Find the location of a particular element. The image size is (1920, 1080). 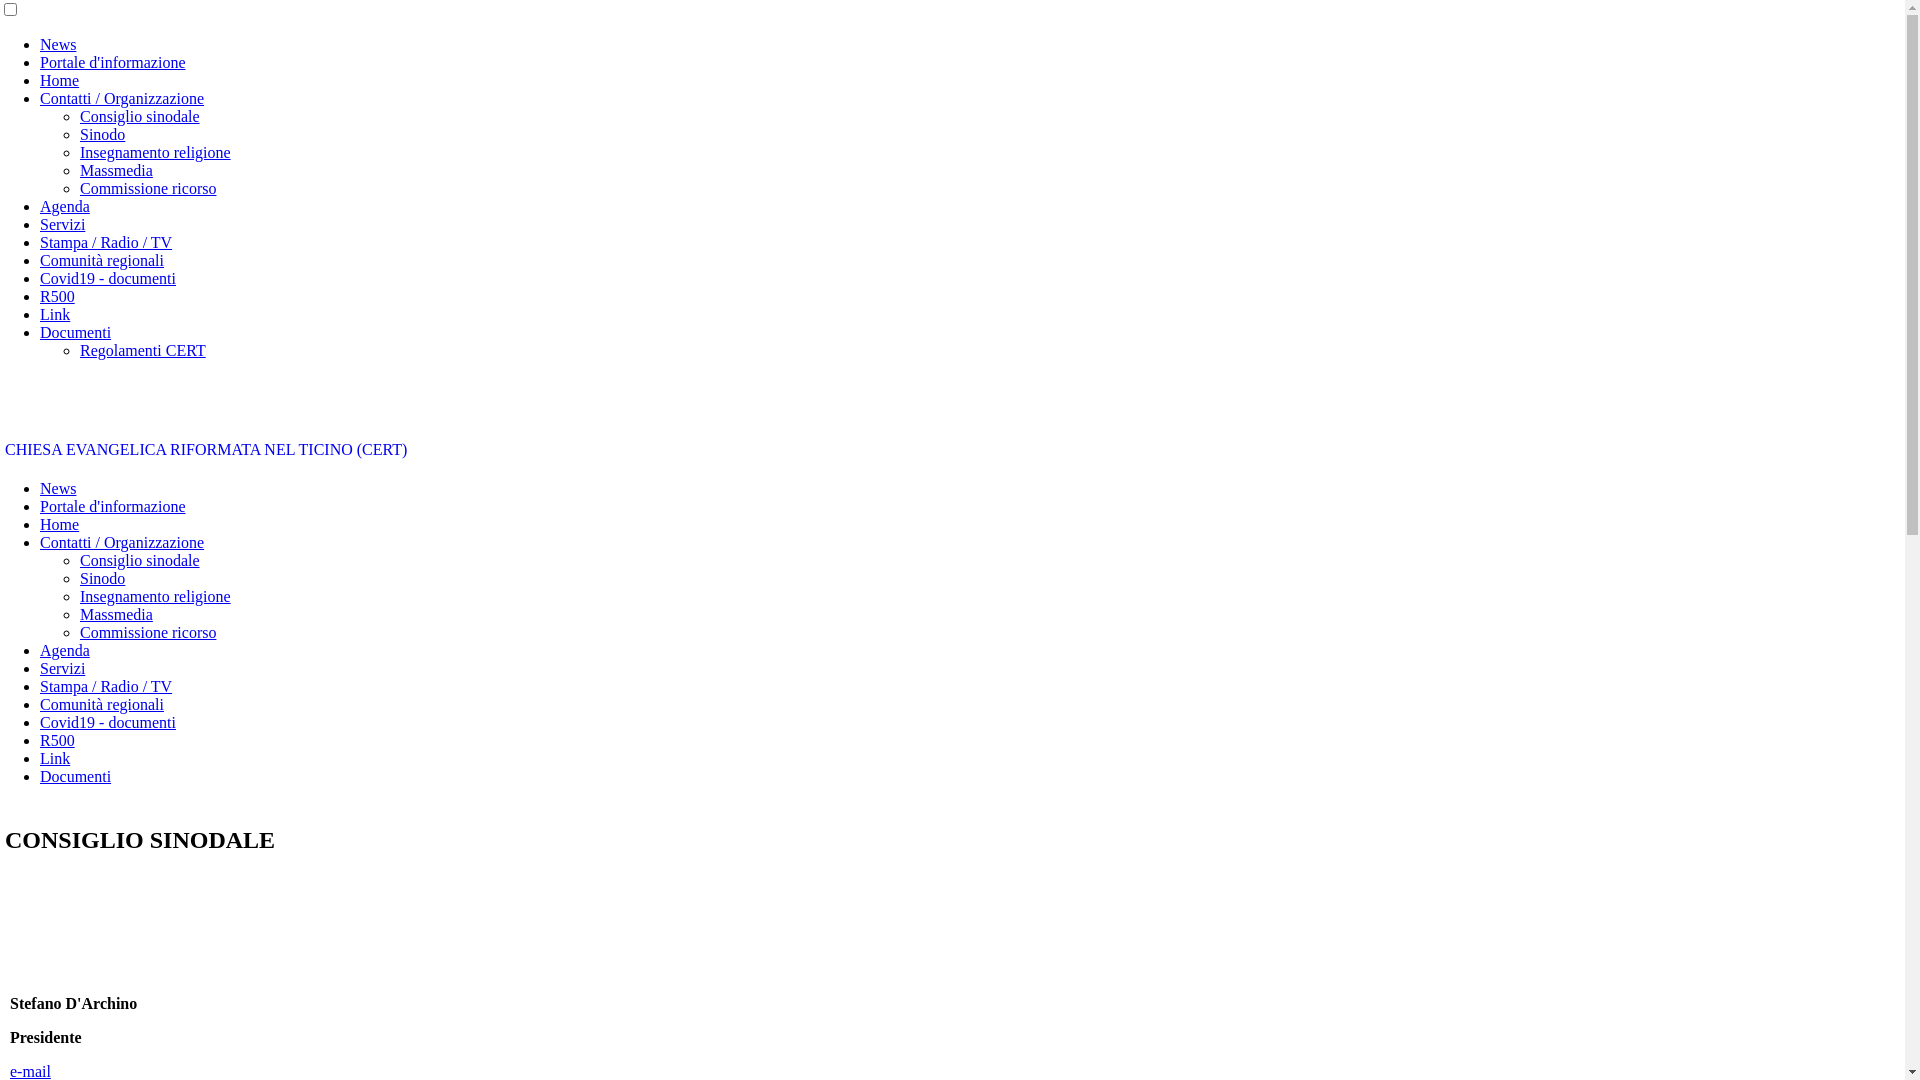

'Massmedia' is located at coordinates (115, 613).